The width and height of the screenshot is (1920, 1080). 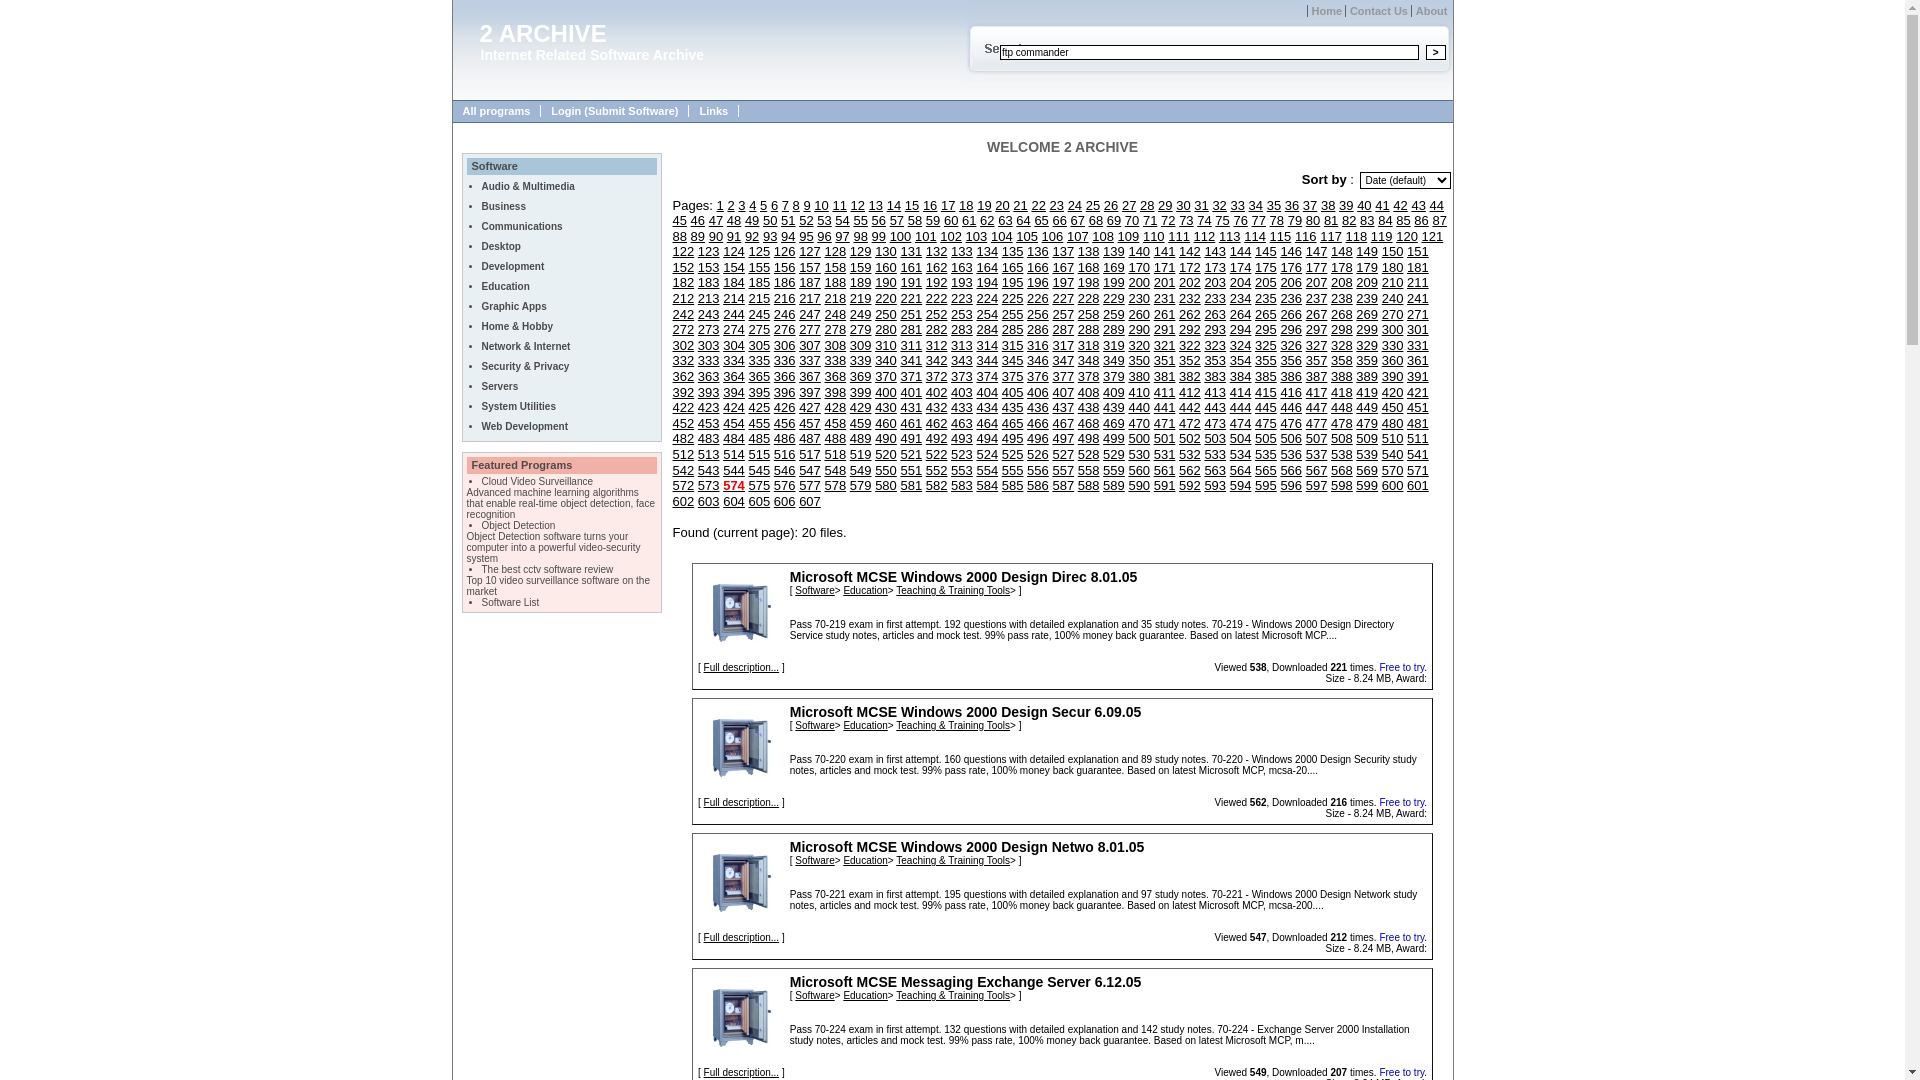 I want to click on '289', so click(x=1112, y=328).